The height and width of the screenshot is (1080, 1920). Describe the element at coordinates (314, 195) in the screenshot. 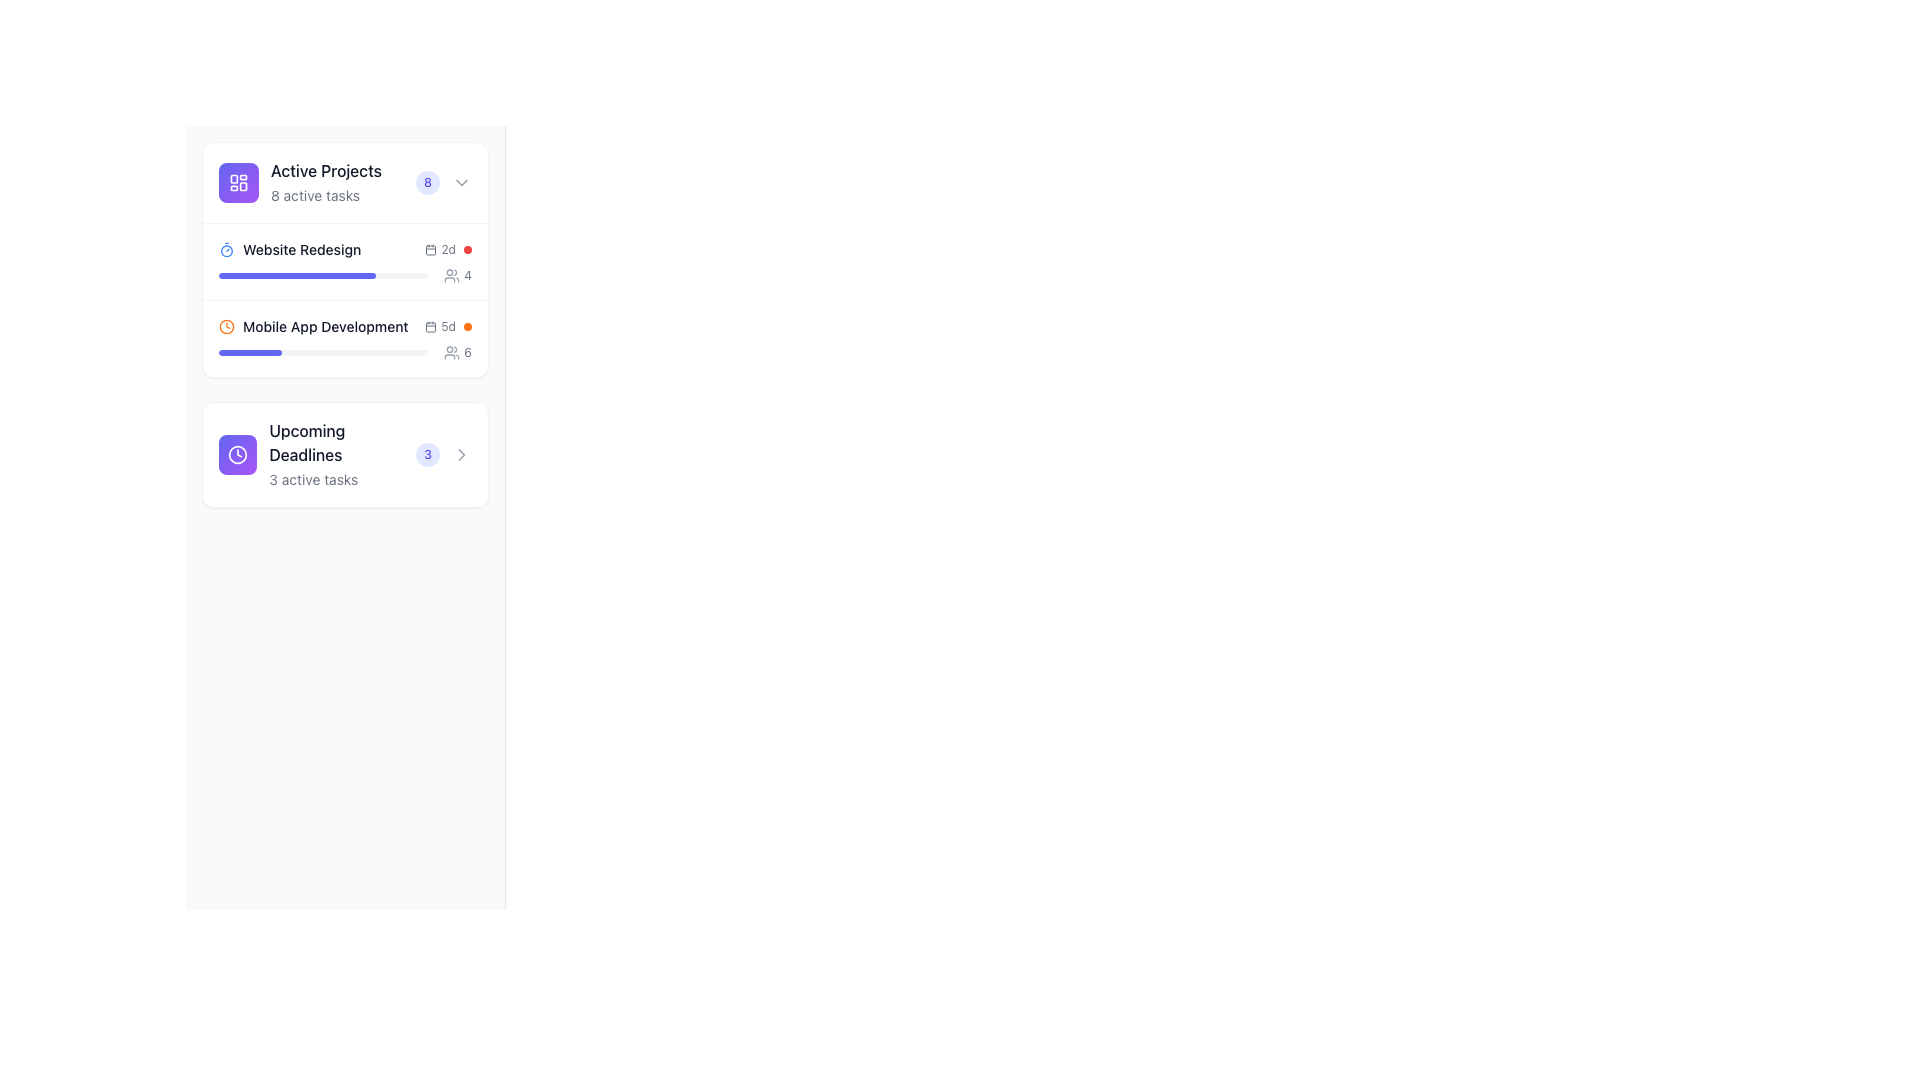

I see `the non-interactive text label indicating the number of active tasks associated with 'Active Projects', located below the 'Active Projects' heading` at that location.